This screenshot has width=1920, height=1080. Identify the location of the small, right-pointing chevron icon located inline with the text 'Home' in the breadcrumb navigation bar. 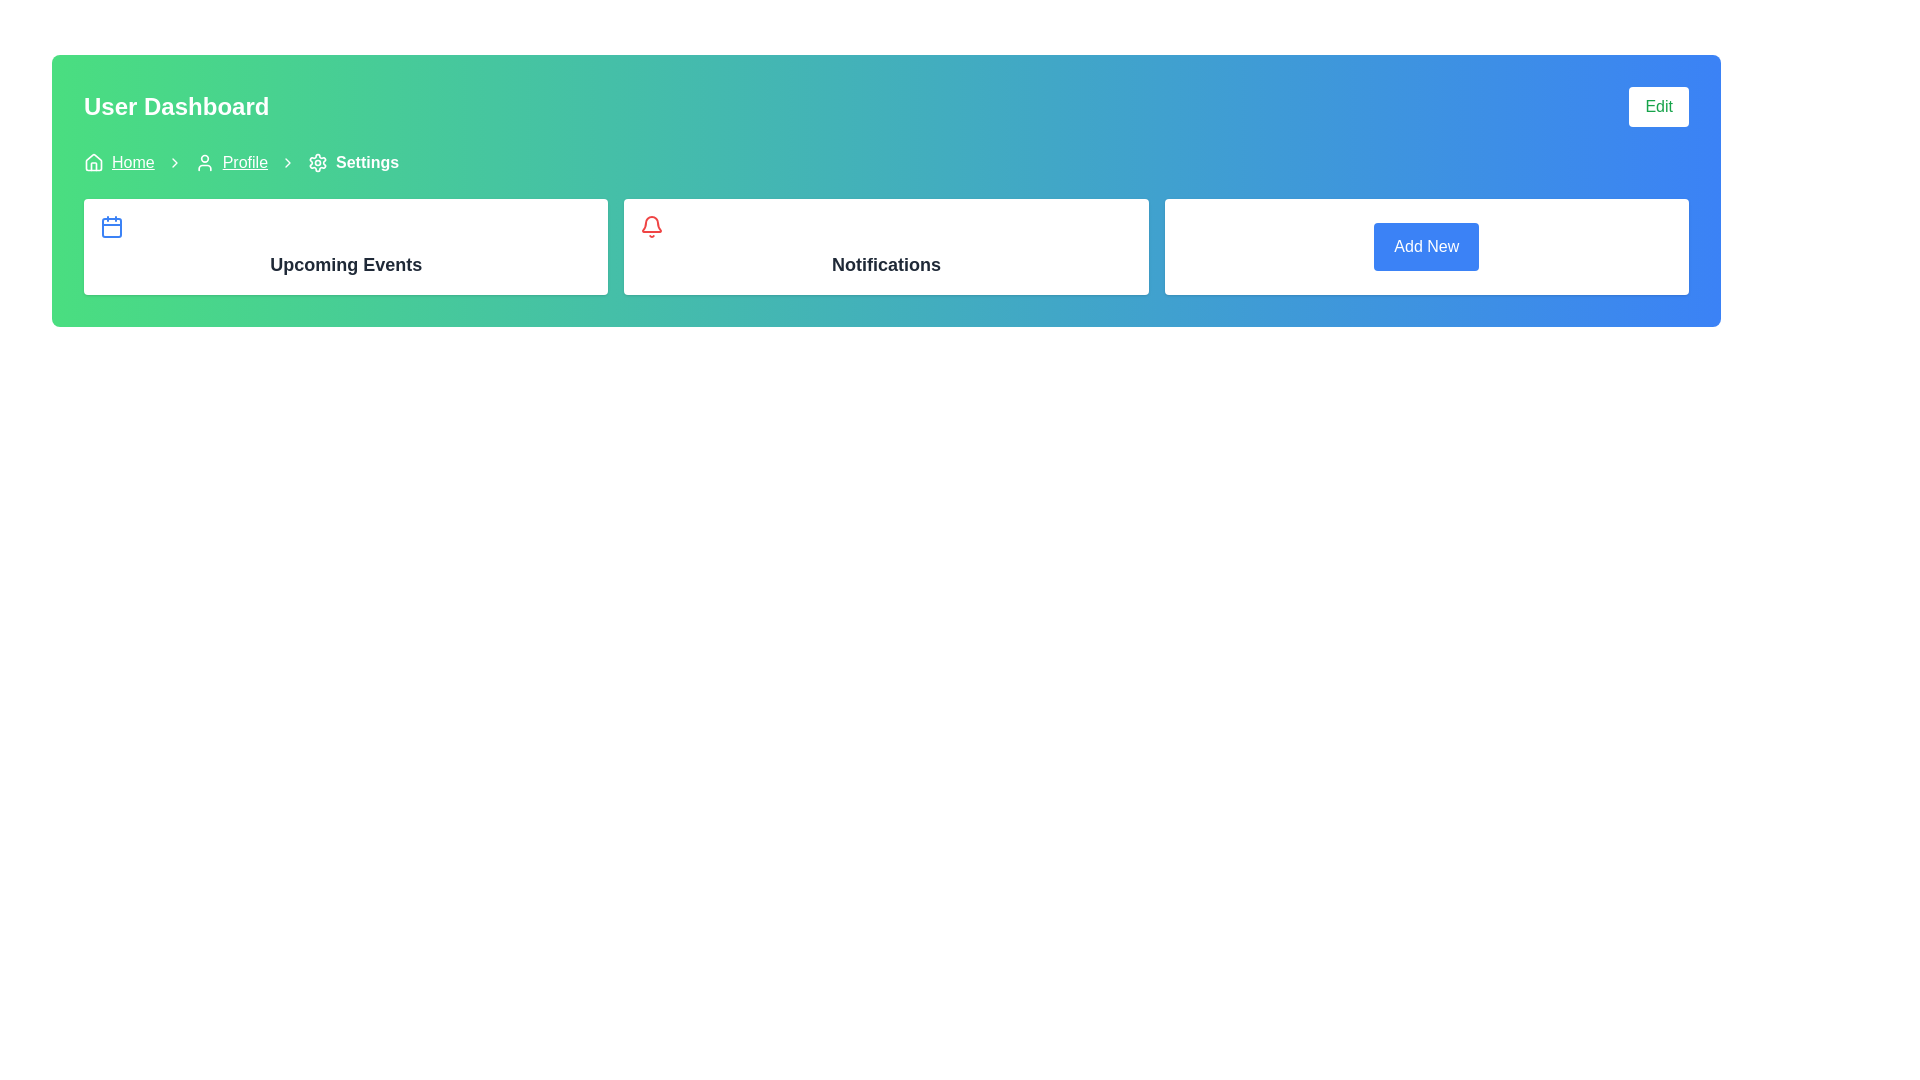
(174, 161).